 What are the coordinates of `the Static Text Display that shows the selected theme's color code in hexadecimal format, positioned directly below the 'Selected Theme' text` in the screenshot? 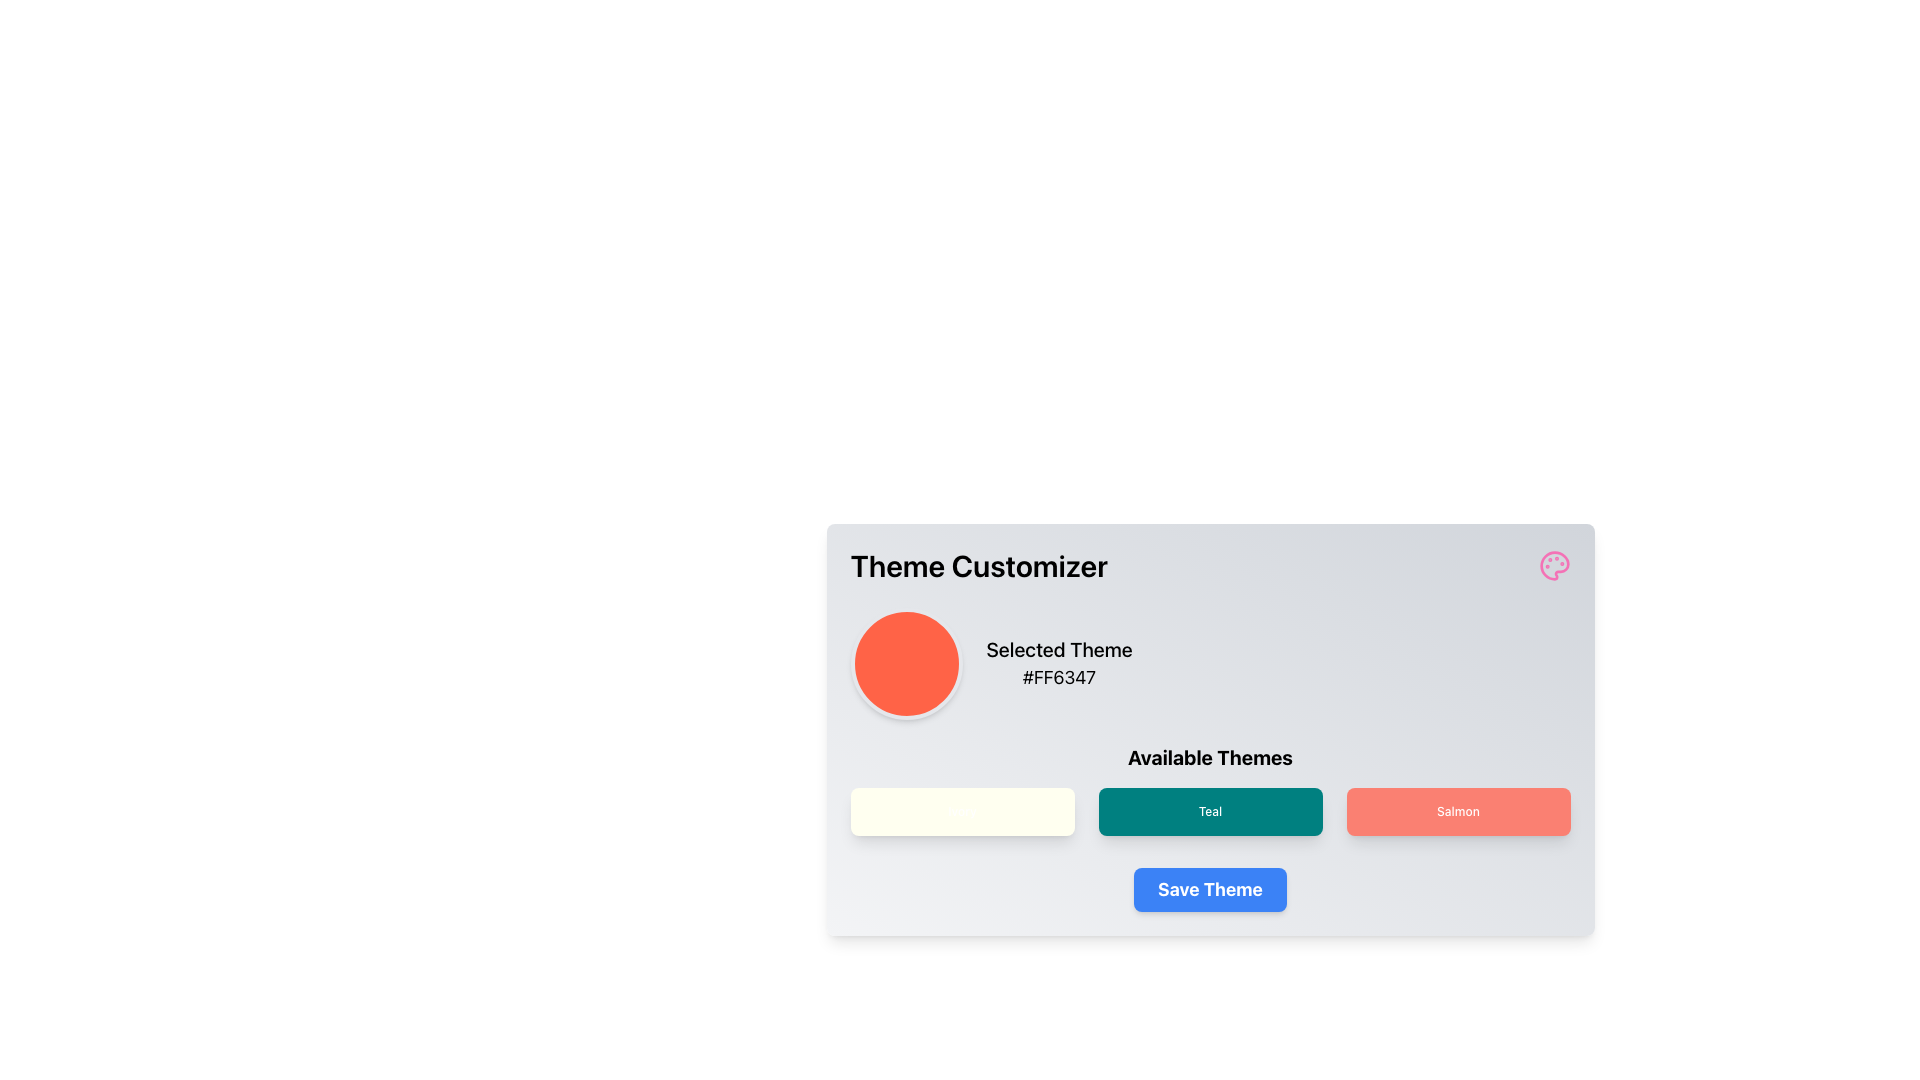 It's located at (1058, 677).